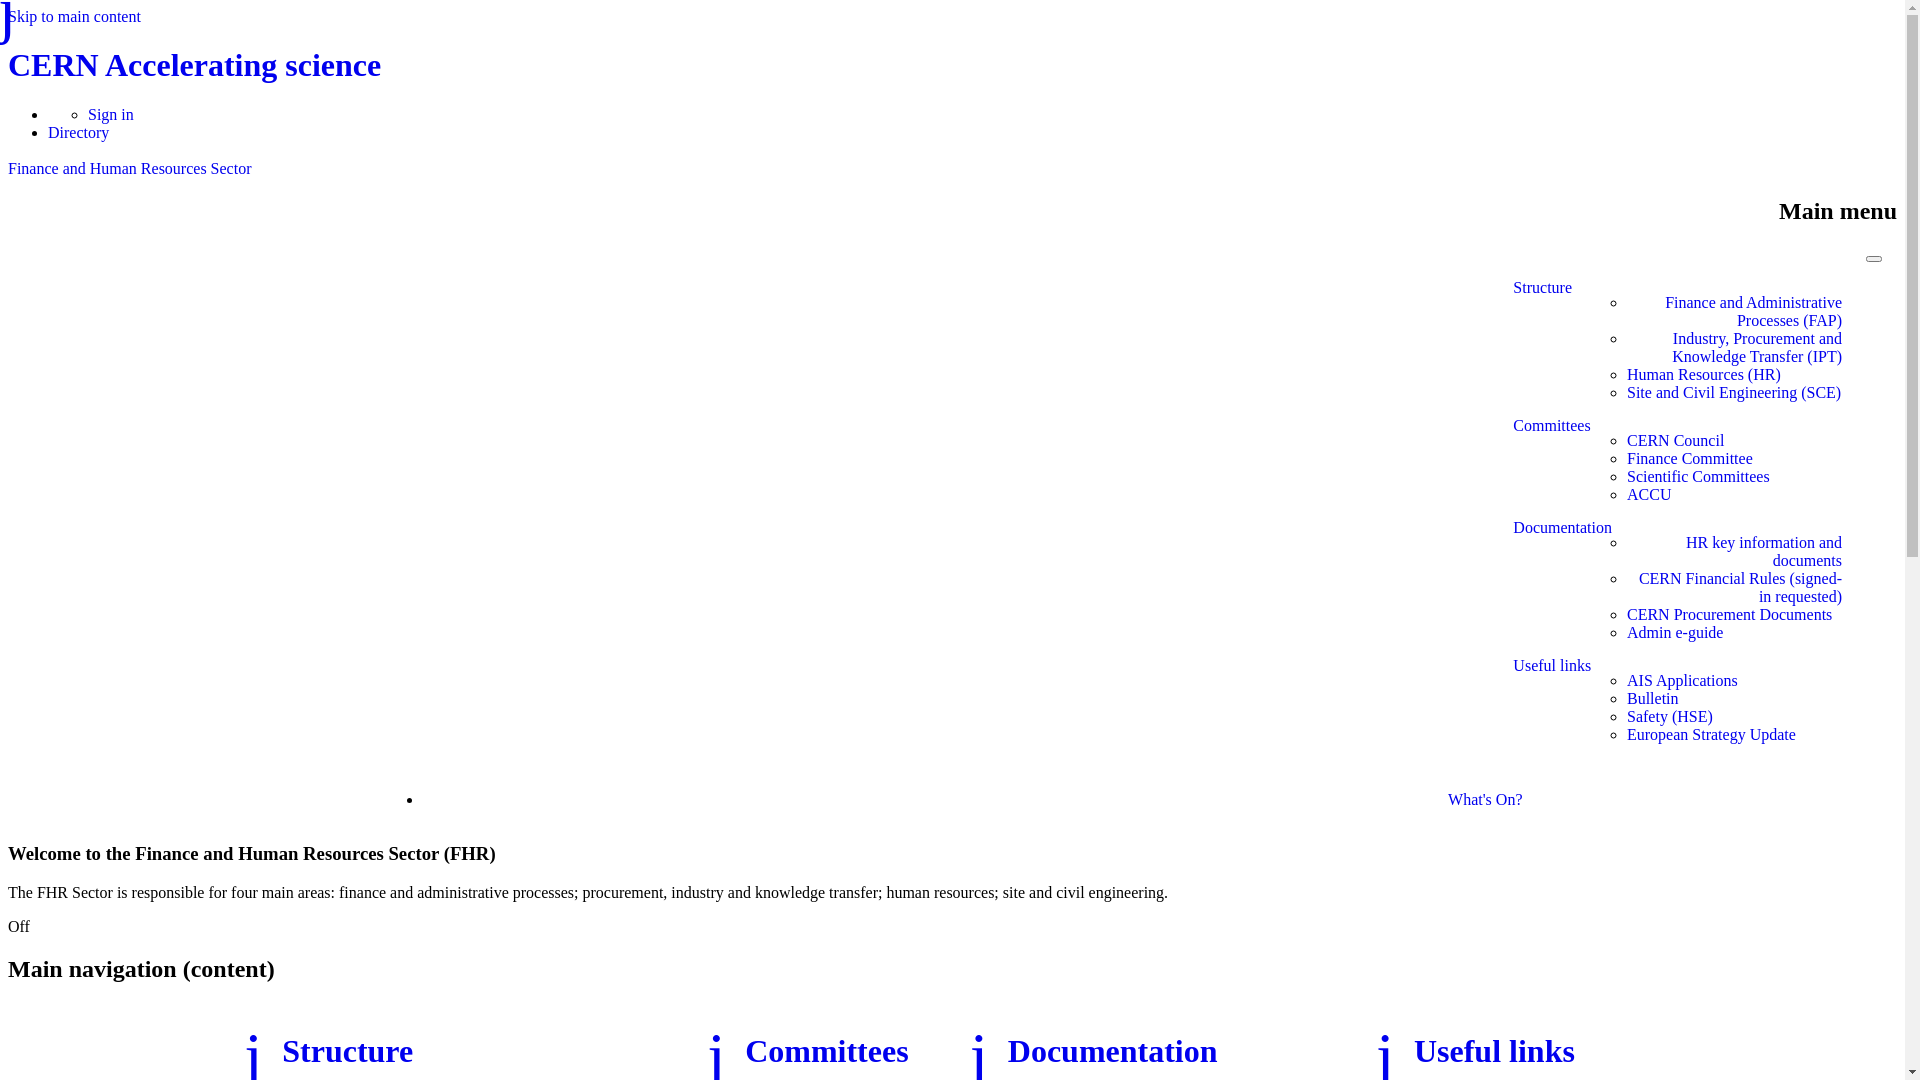 Image resolution: width=1920 pixels, height=1080 pixels. I want to click on 'Useful links', so click(1512, 707).